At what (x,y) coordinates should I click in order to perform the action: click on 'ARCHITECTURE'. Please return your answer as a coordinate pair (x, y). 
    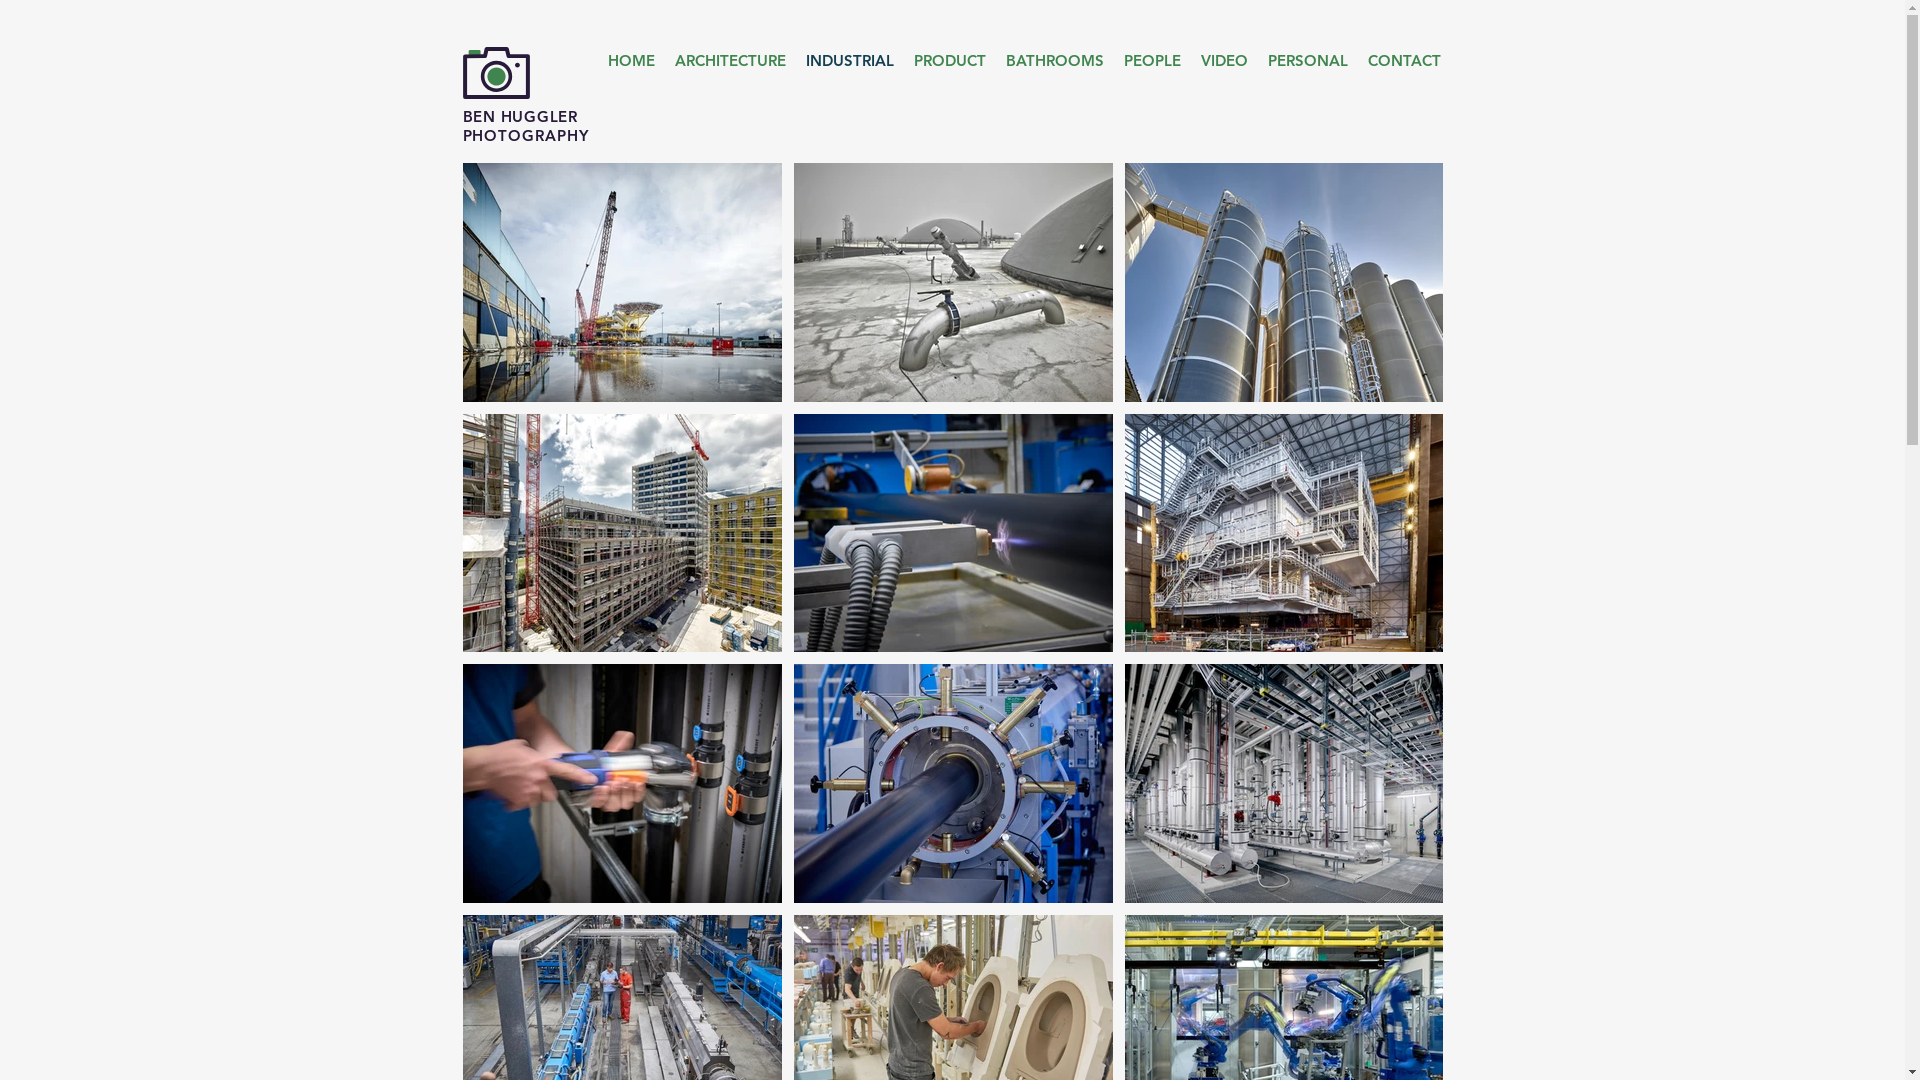
    Looking at the image, I should click on (728, 60).